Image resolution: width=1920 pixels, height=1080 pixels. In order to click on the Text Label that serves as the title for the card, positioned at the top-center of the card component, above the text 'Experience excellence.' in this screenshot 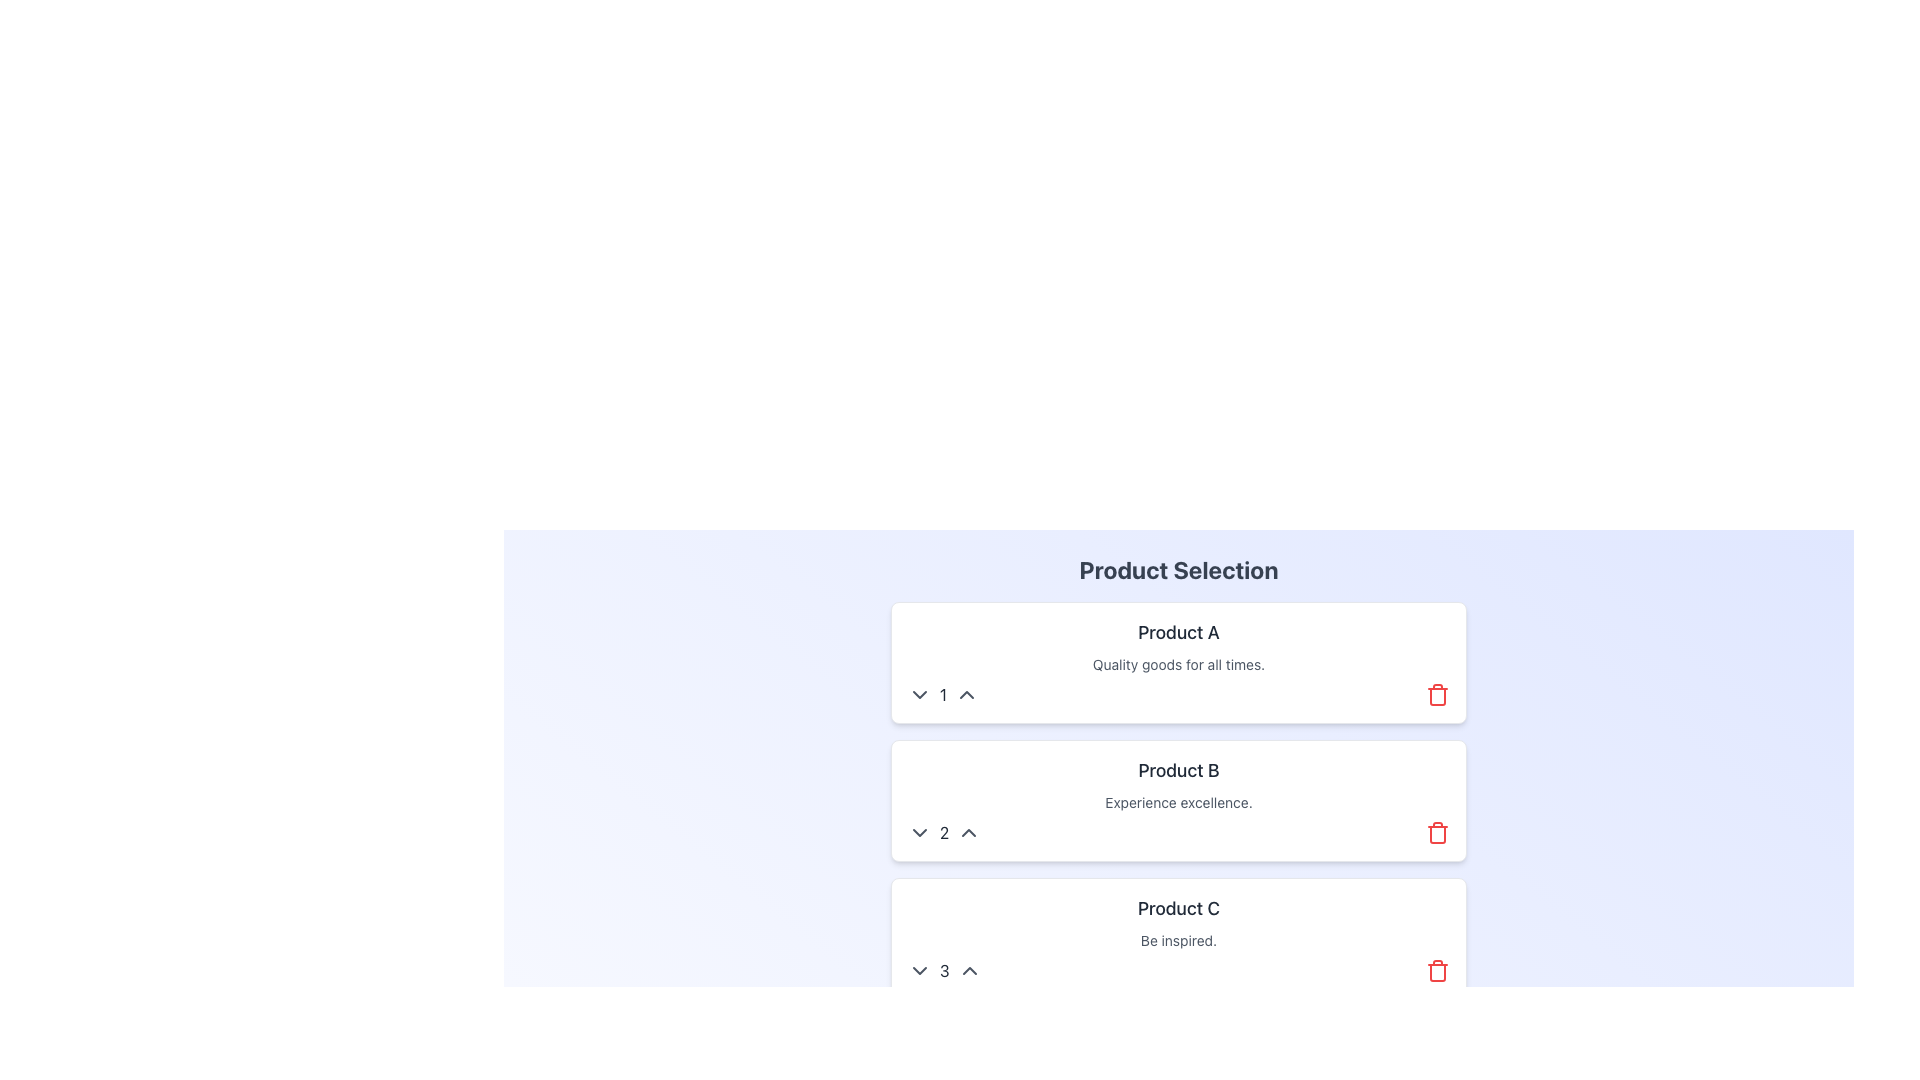, I will do `click(1179, 770)`.